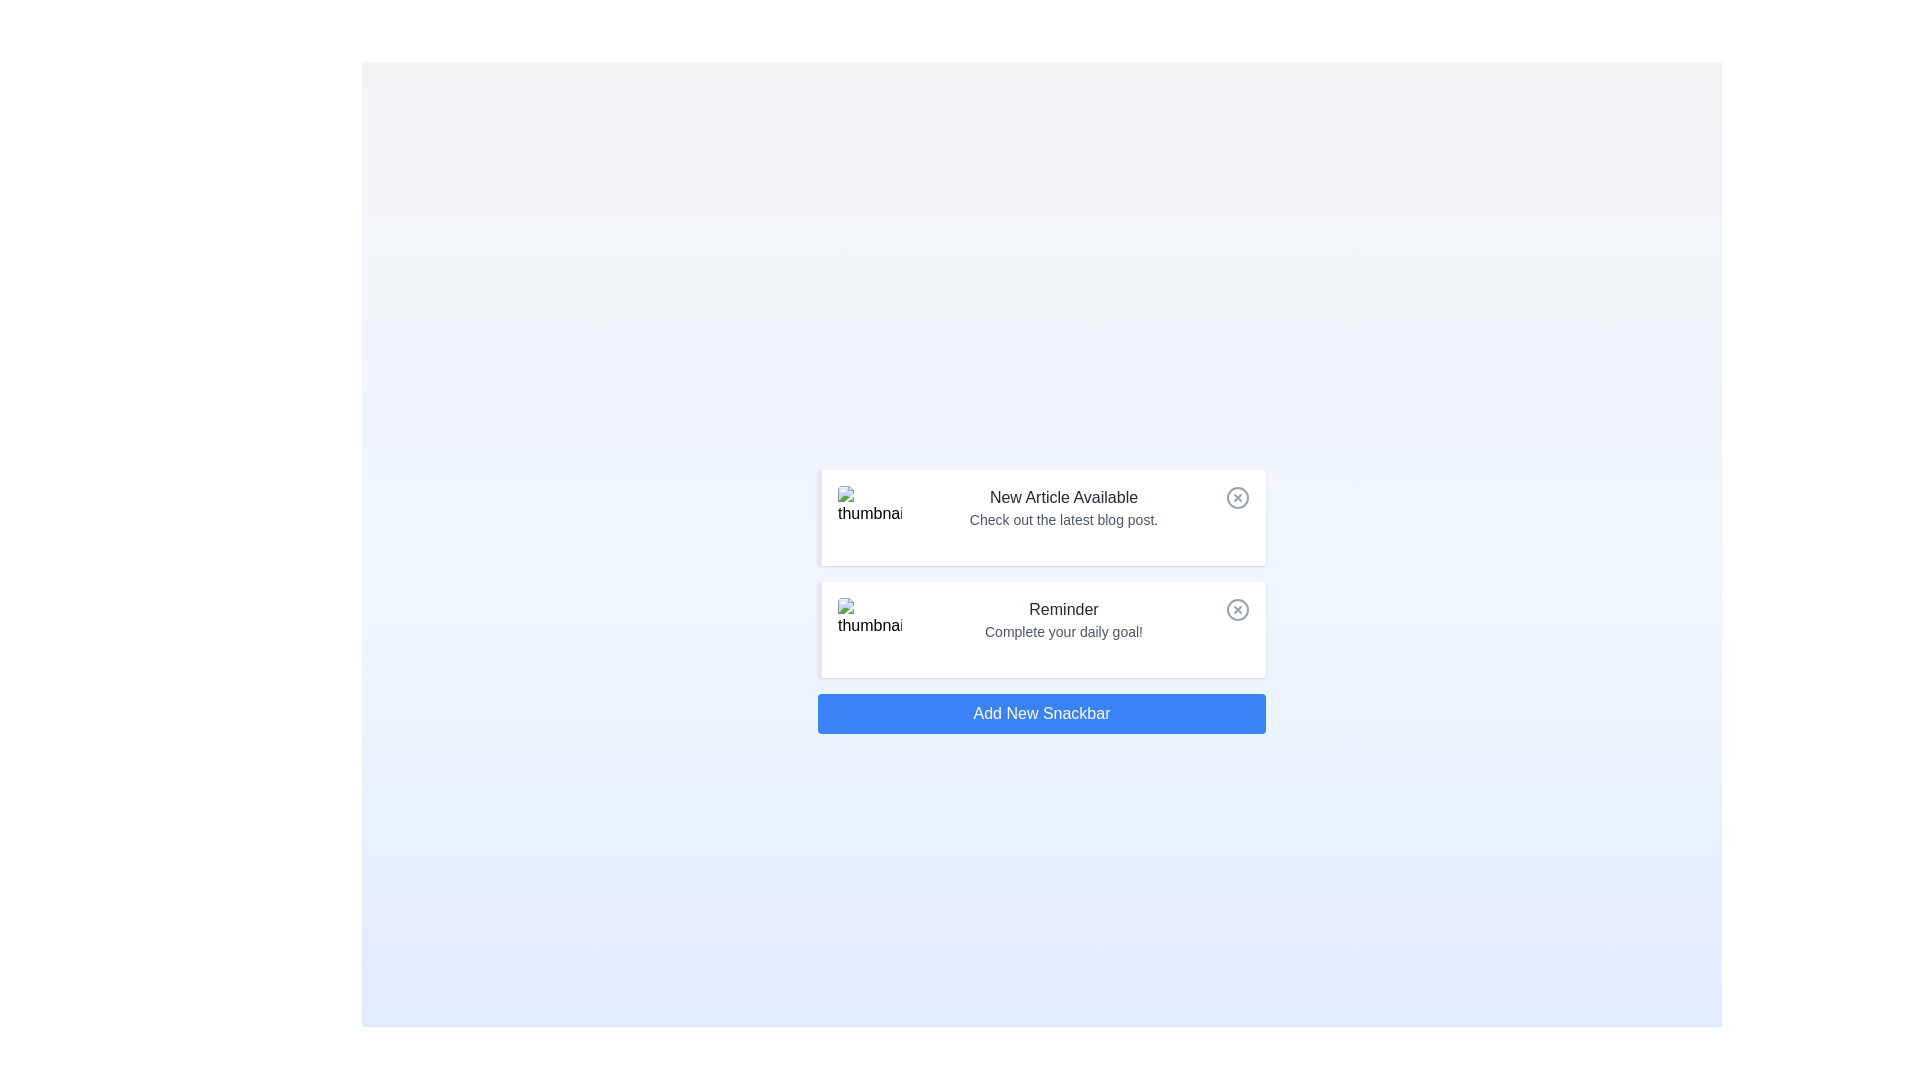  What do you see at coordinates (1040, 712) in the screenshot?
I see `the 'Add New Snackbar' button to add a new notification` at bounding box center [1040, 712].